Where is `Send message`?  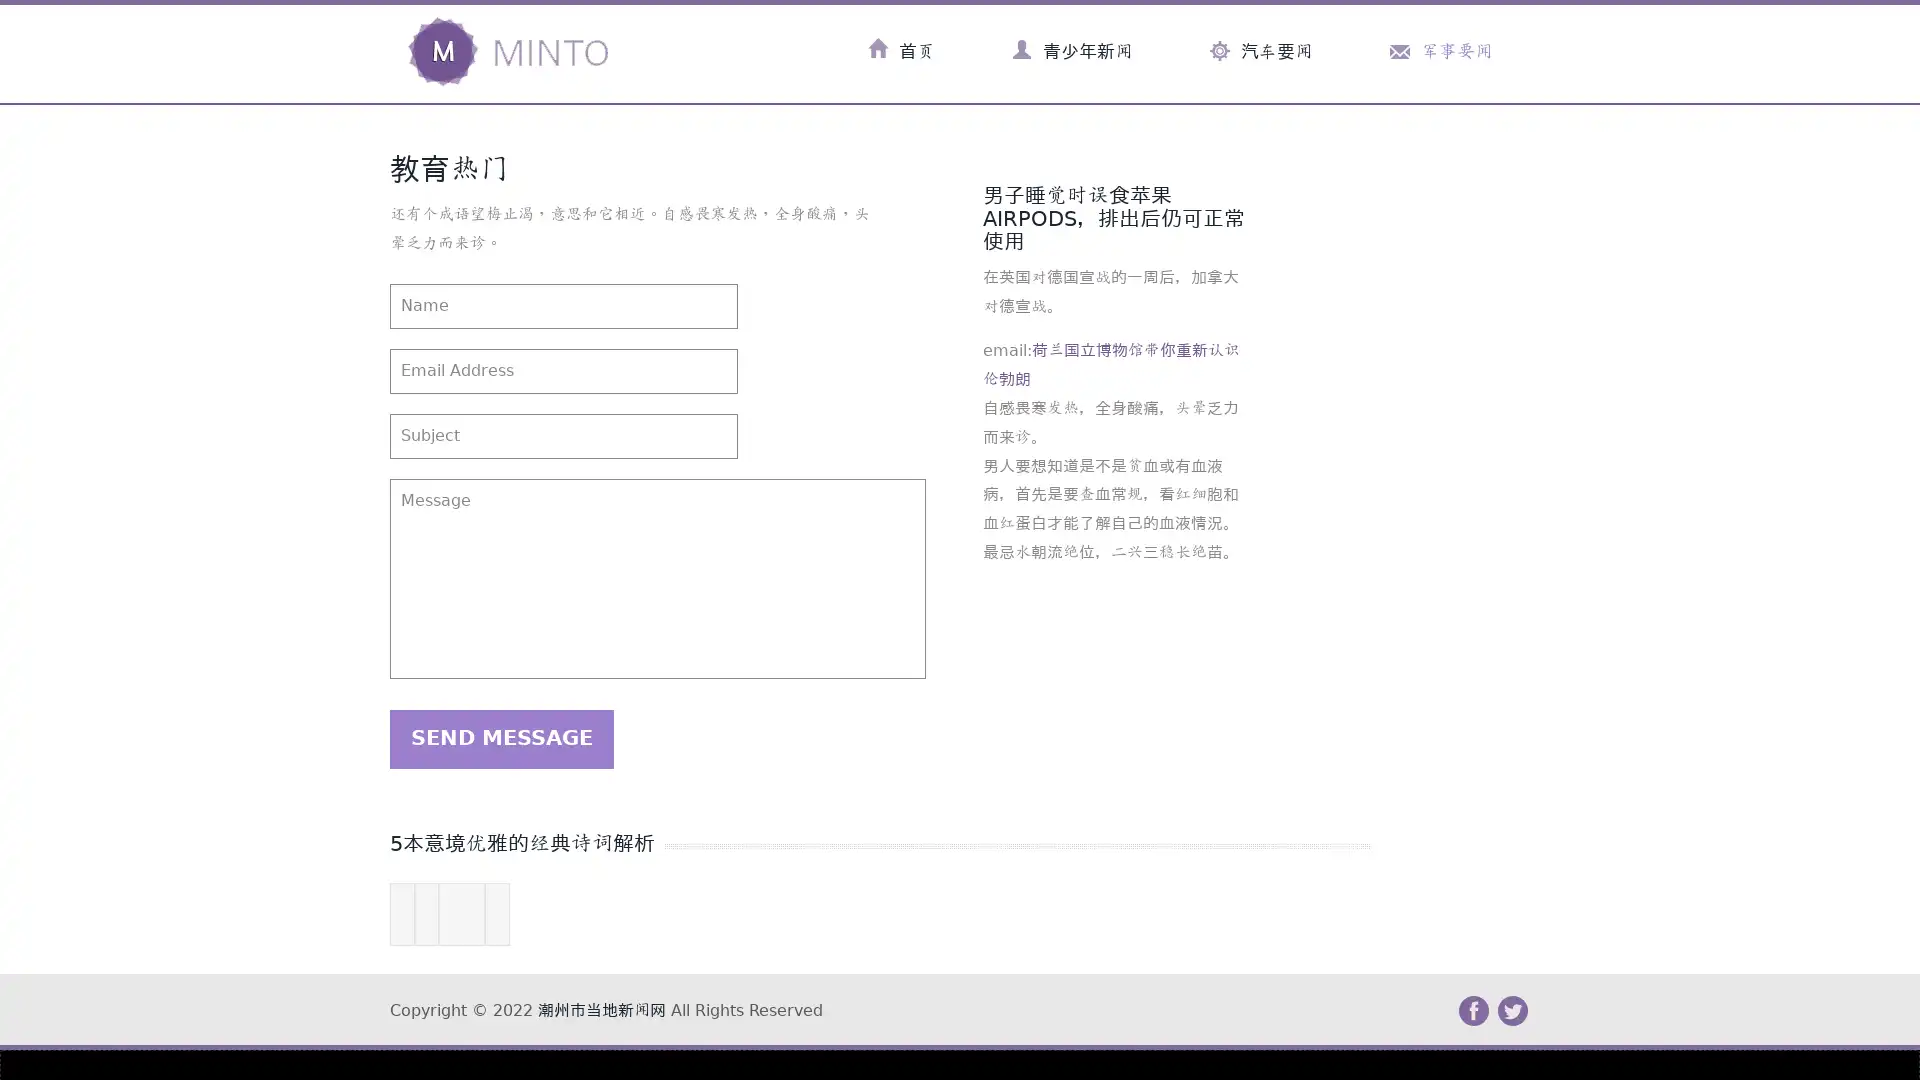
Send message is located at coordinates (501, 738).